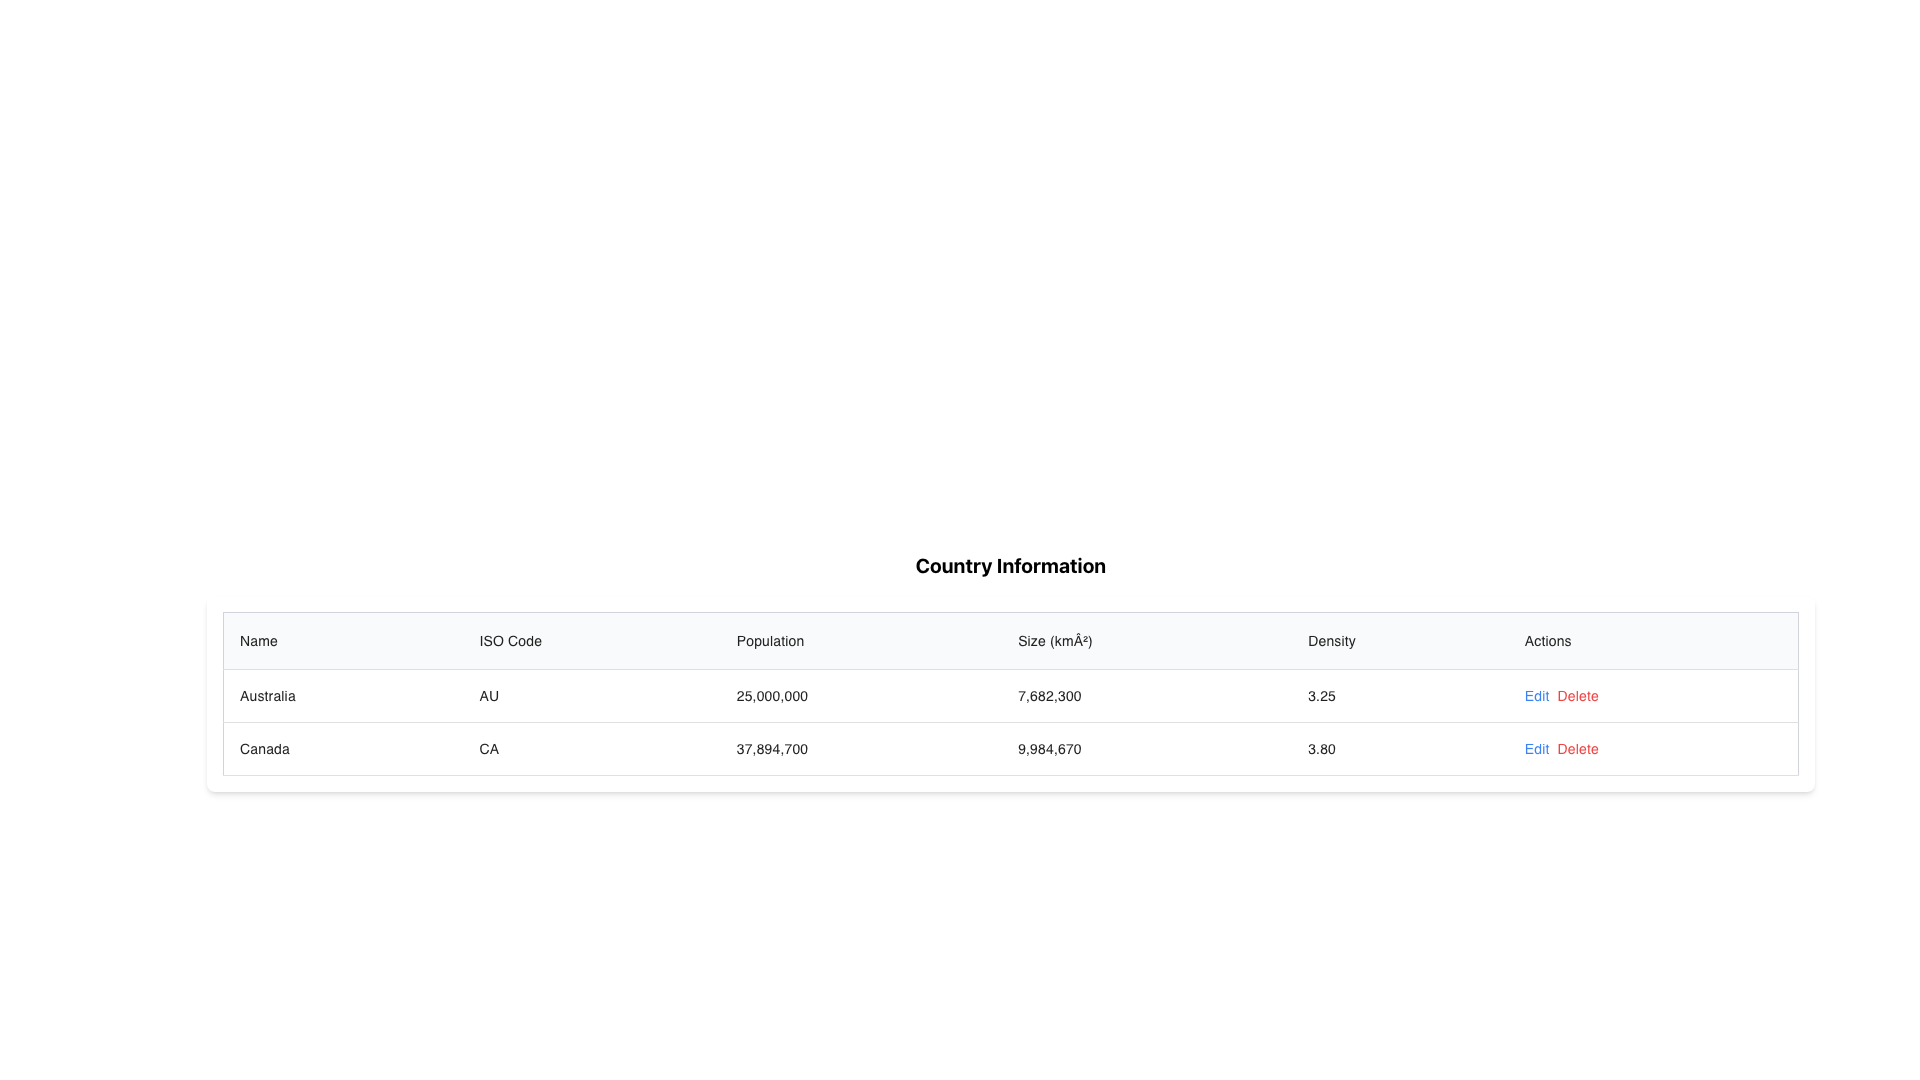  What do you see at coordinates (343, 695) in the screenshot?
I see `table cell displaying the name 'Australia', which is the first cell in the row under the 'Name' column` at bounding box center [343, 695].